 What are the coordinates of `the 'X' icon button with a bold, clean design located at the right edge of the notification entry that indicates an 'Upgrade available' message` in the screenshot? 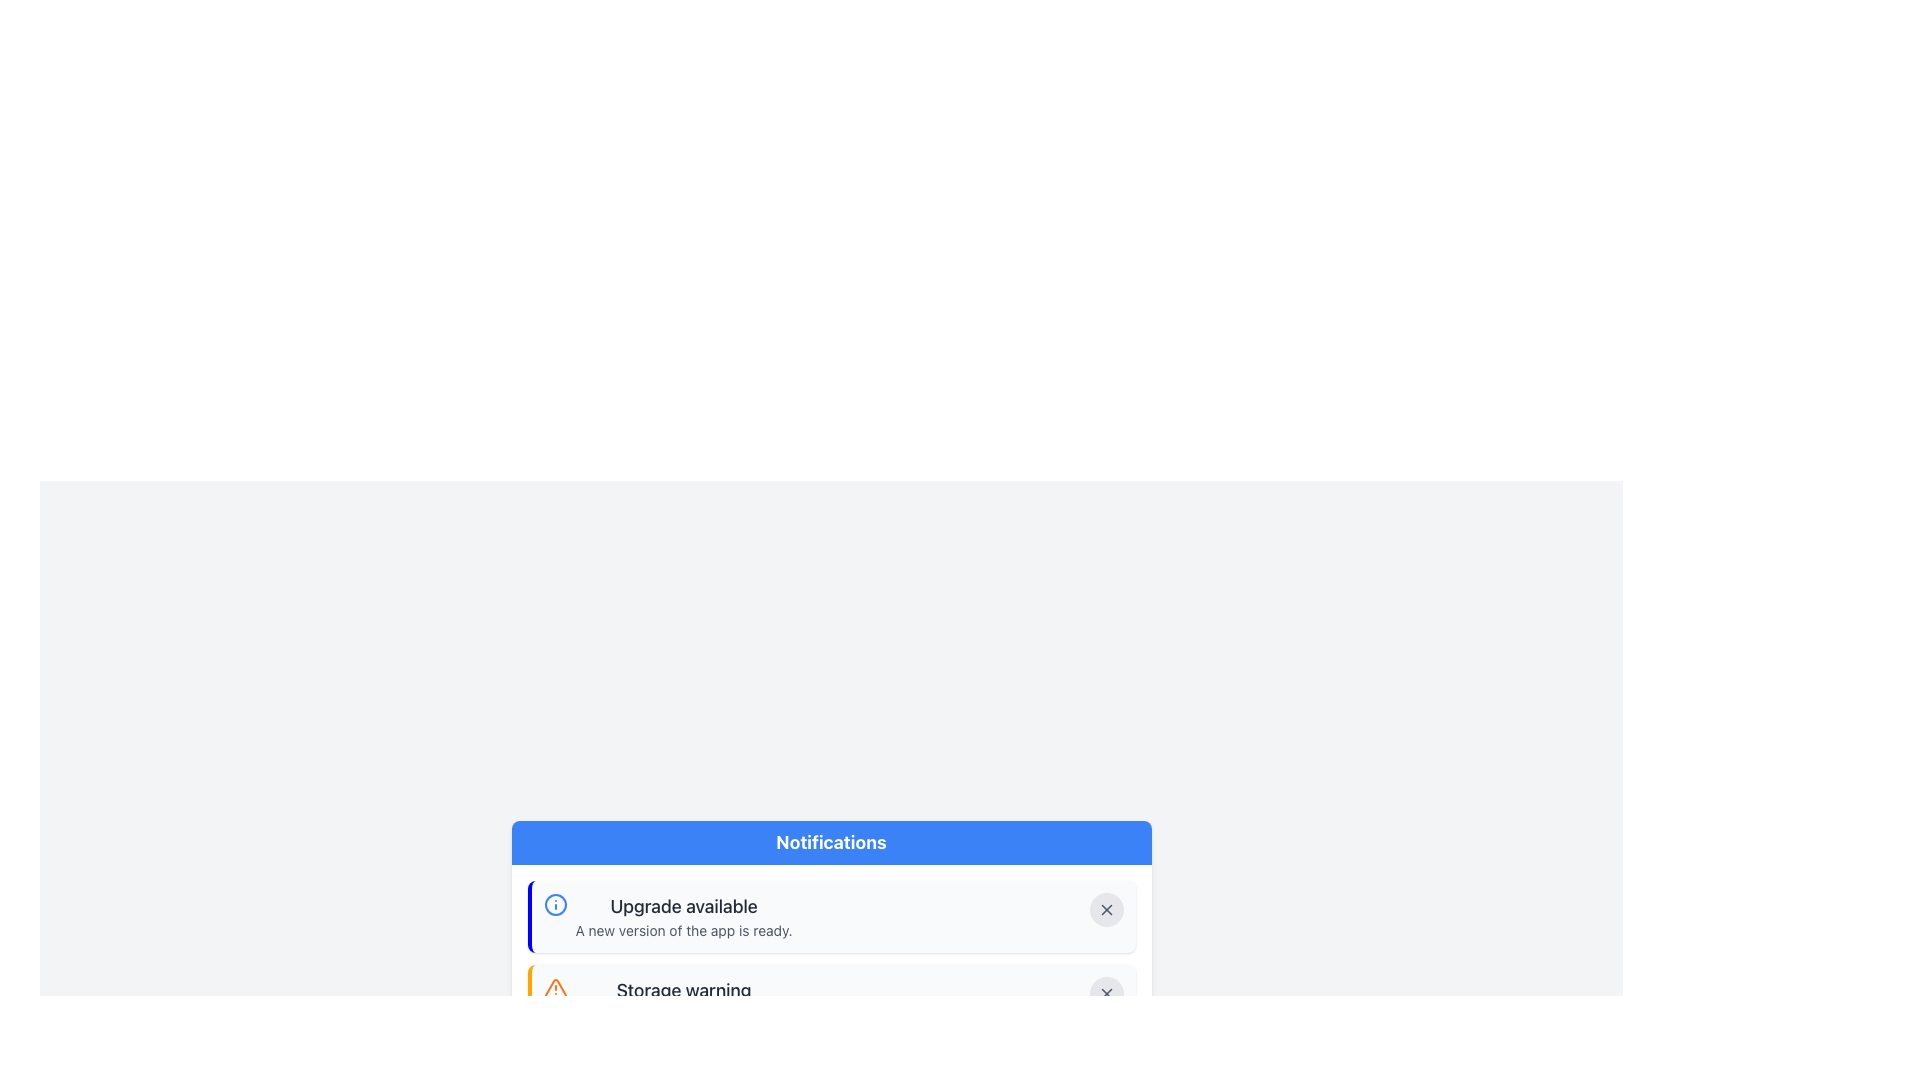 It's located at (1105, 910).